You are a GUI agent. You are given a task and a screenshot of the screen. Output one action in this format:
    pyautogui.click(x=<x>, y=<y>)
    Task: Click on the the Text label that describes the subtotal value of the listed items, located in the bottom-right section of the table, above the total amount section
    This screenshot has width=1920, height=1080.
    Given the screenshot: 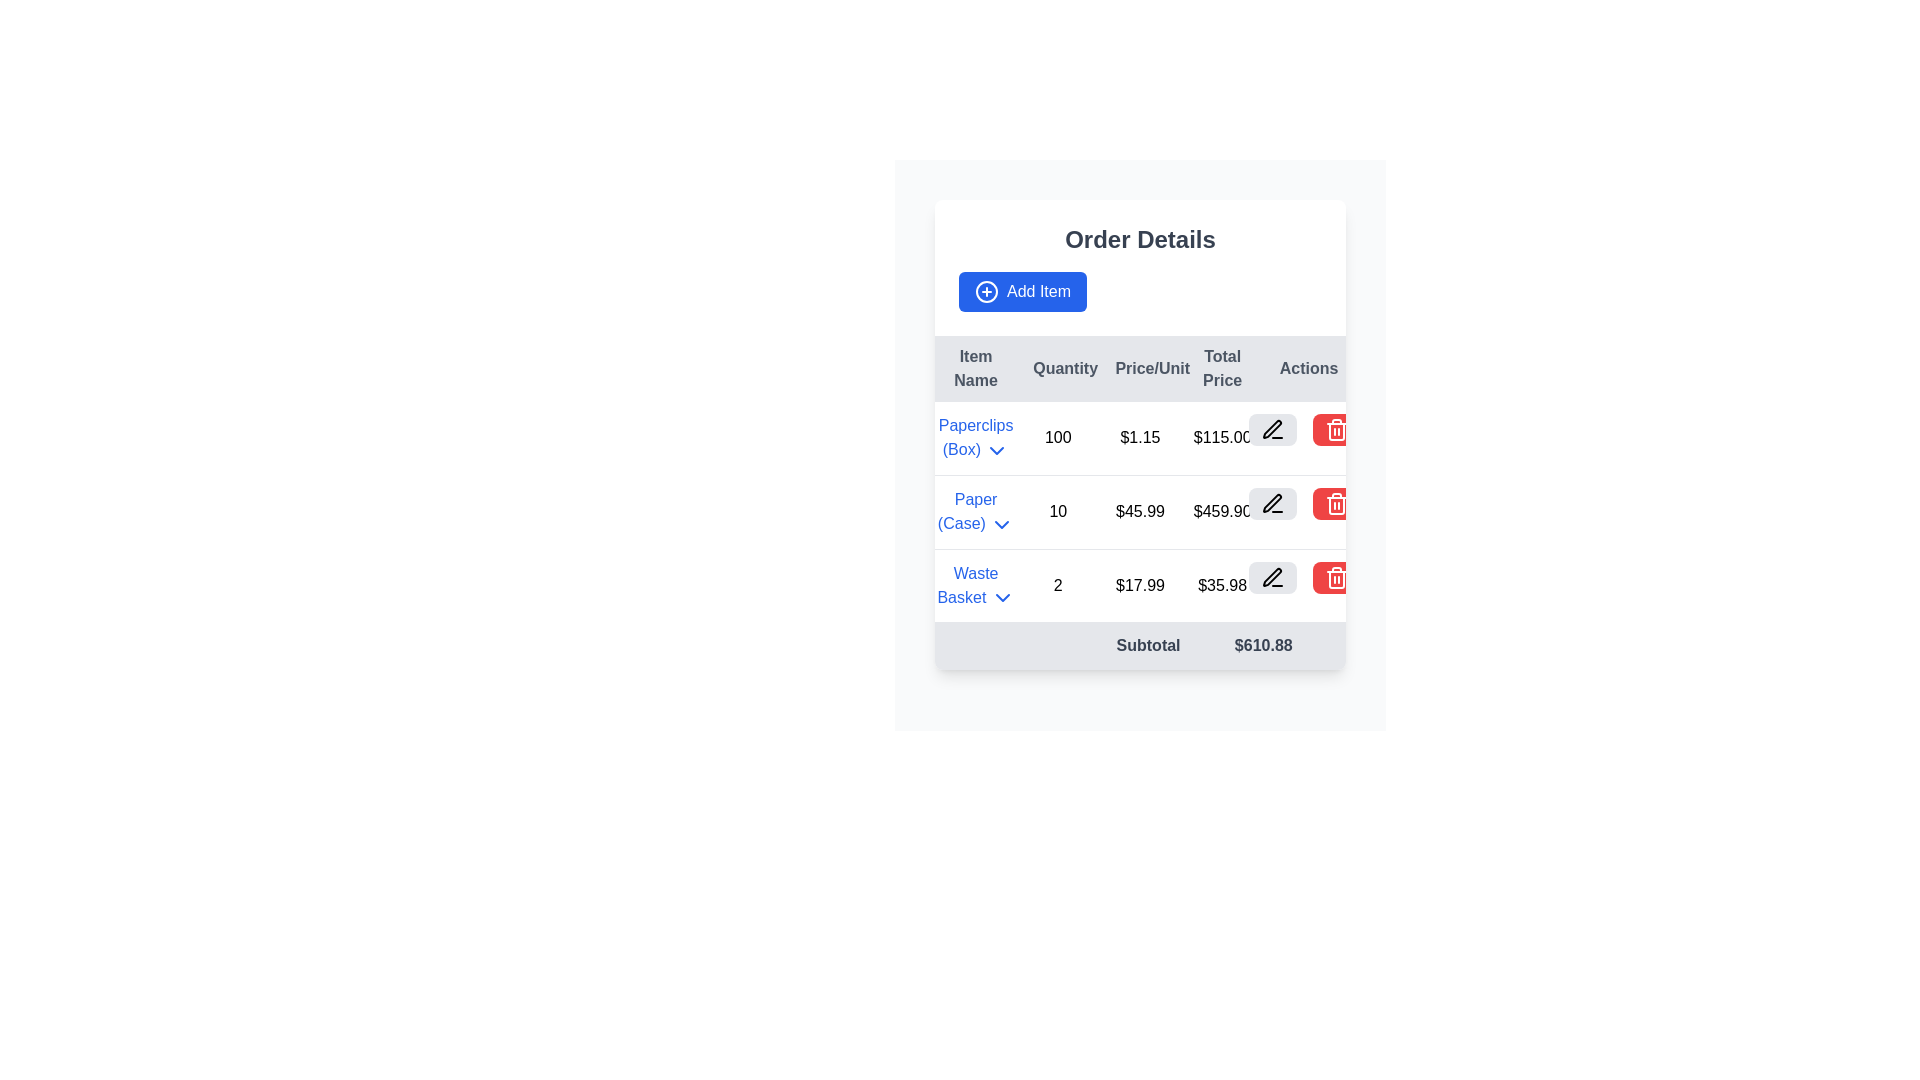 What is the action you would take?
    pyautogui.click(x=1057, y=646)
    